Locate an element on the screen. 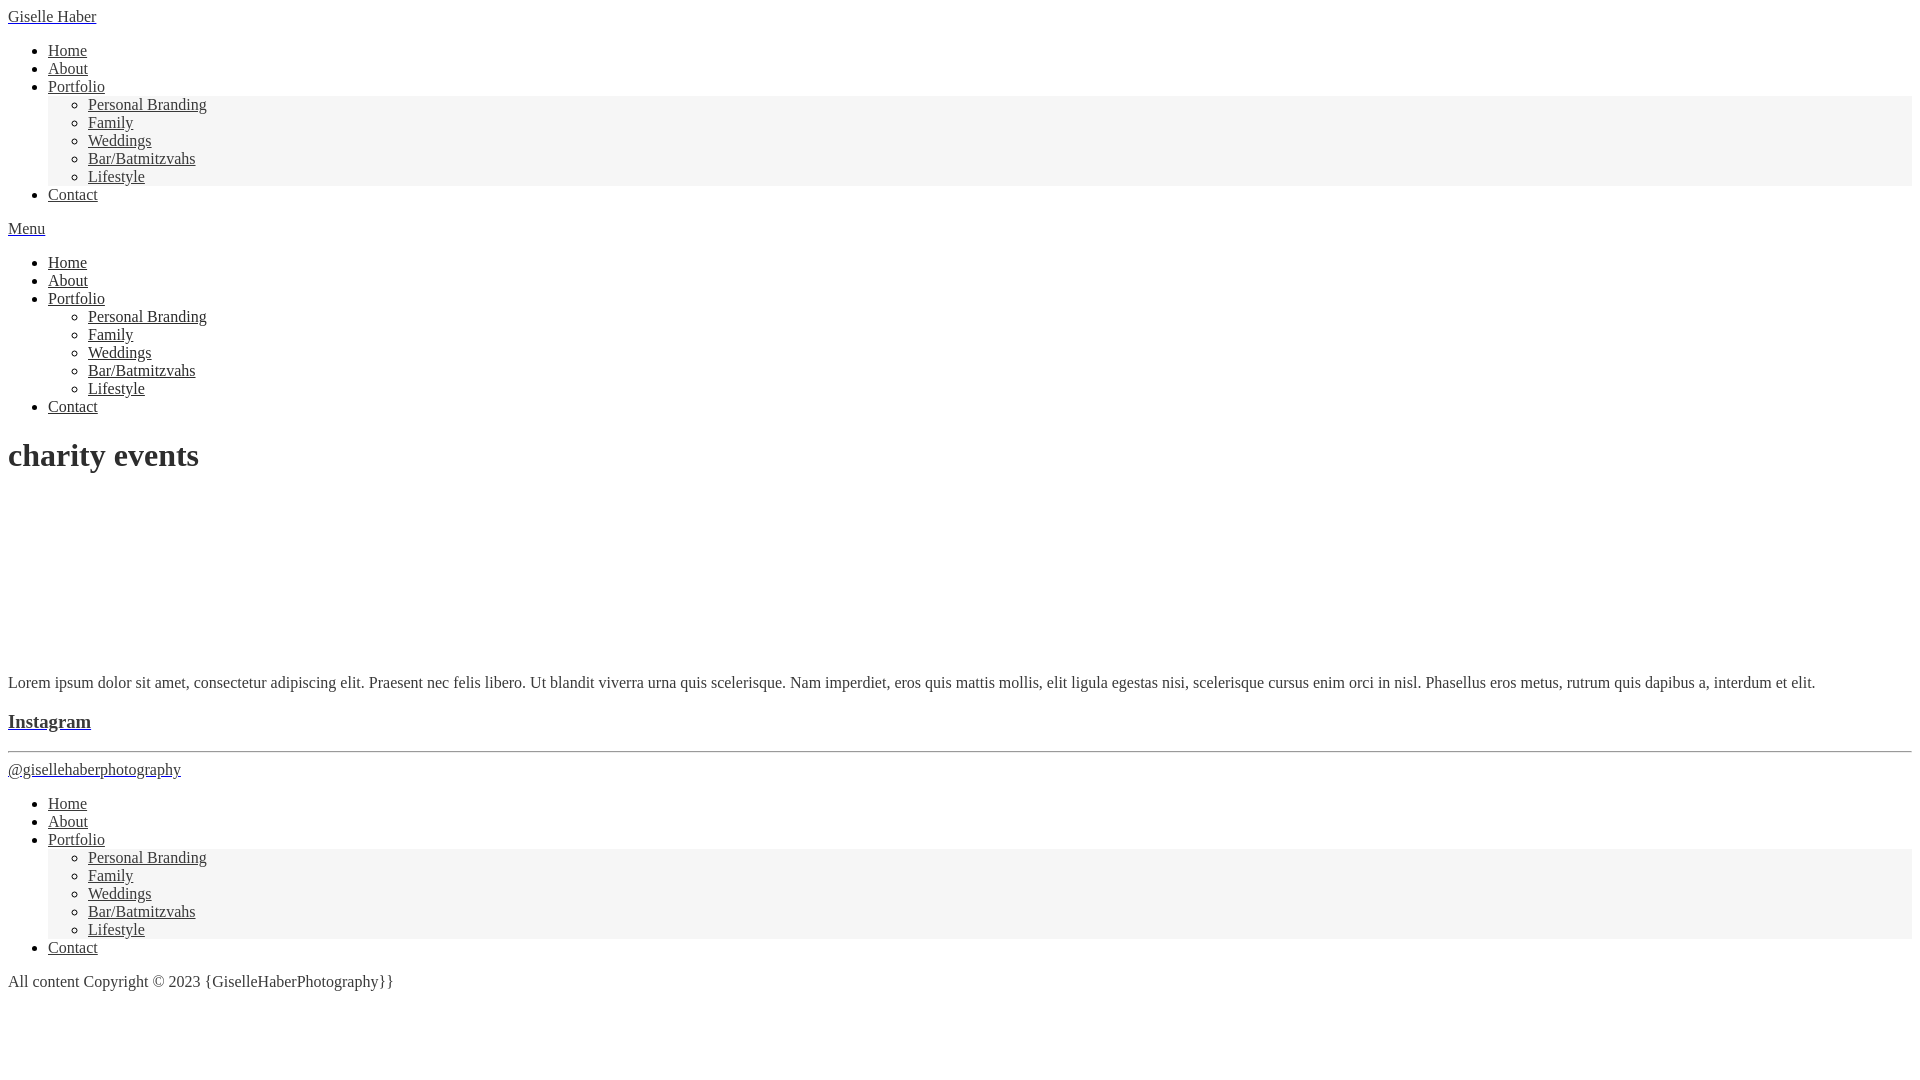  'Lifestyle' is located at coordinates (115, 175).